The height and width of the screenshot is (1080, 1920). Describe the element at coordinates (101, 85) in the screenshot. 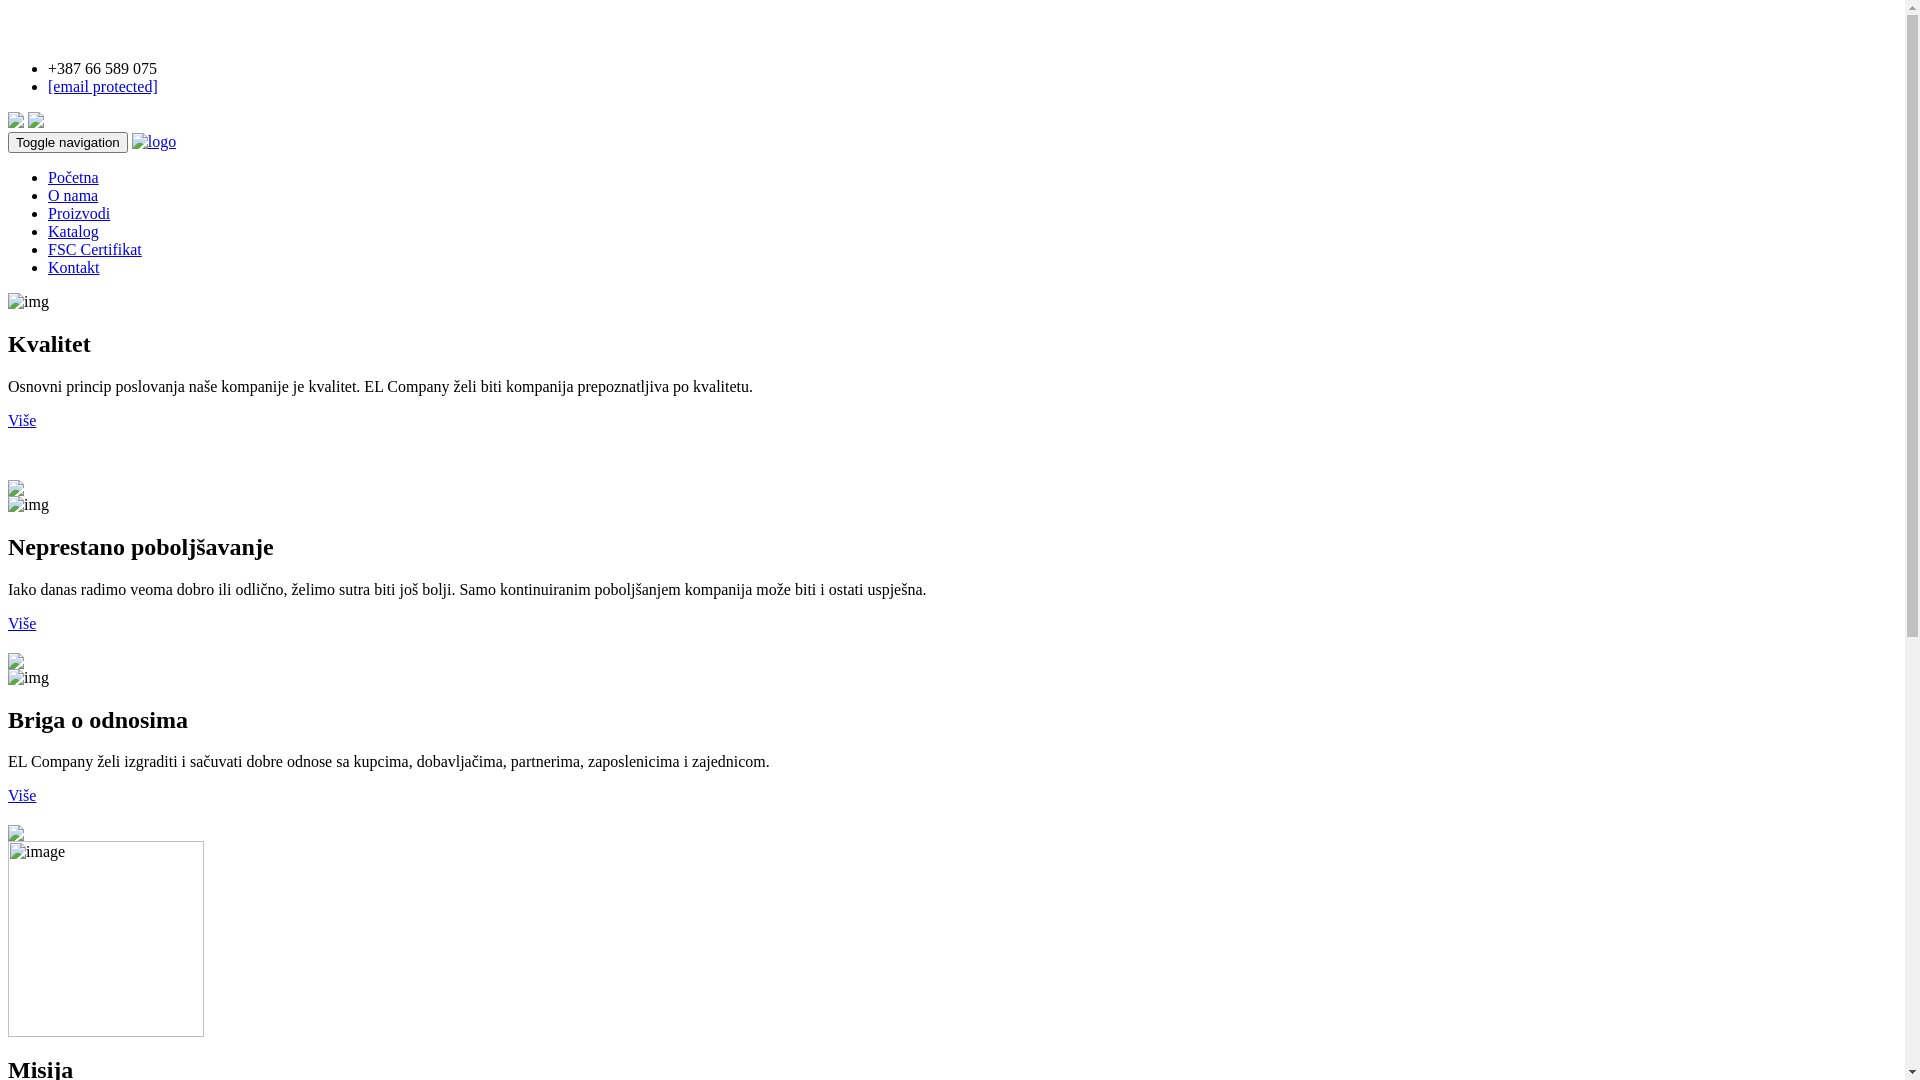

I see `'[email protected]'` at that location.